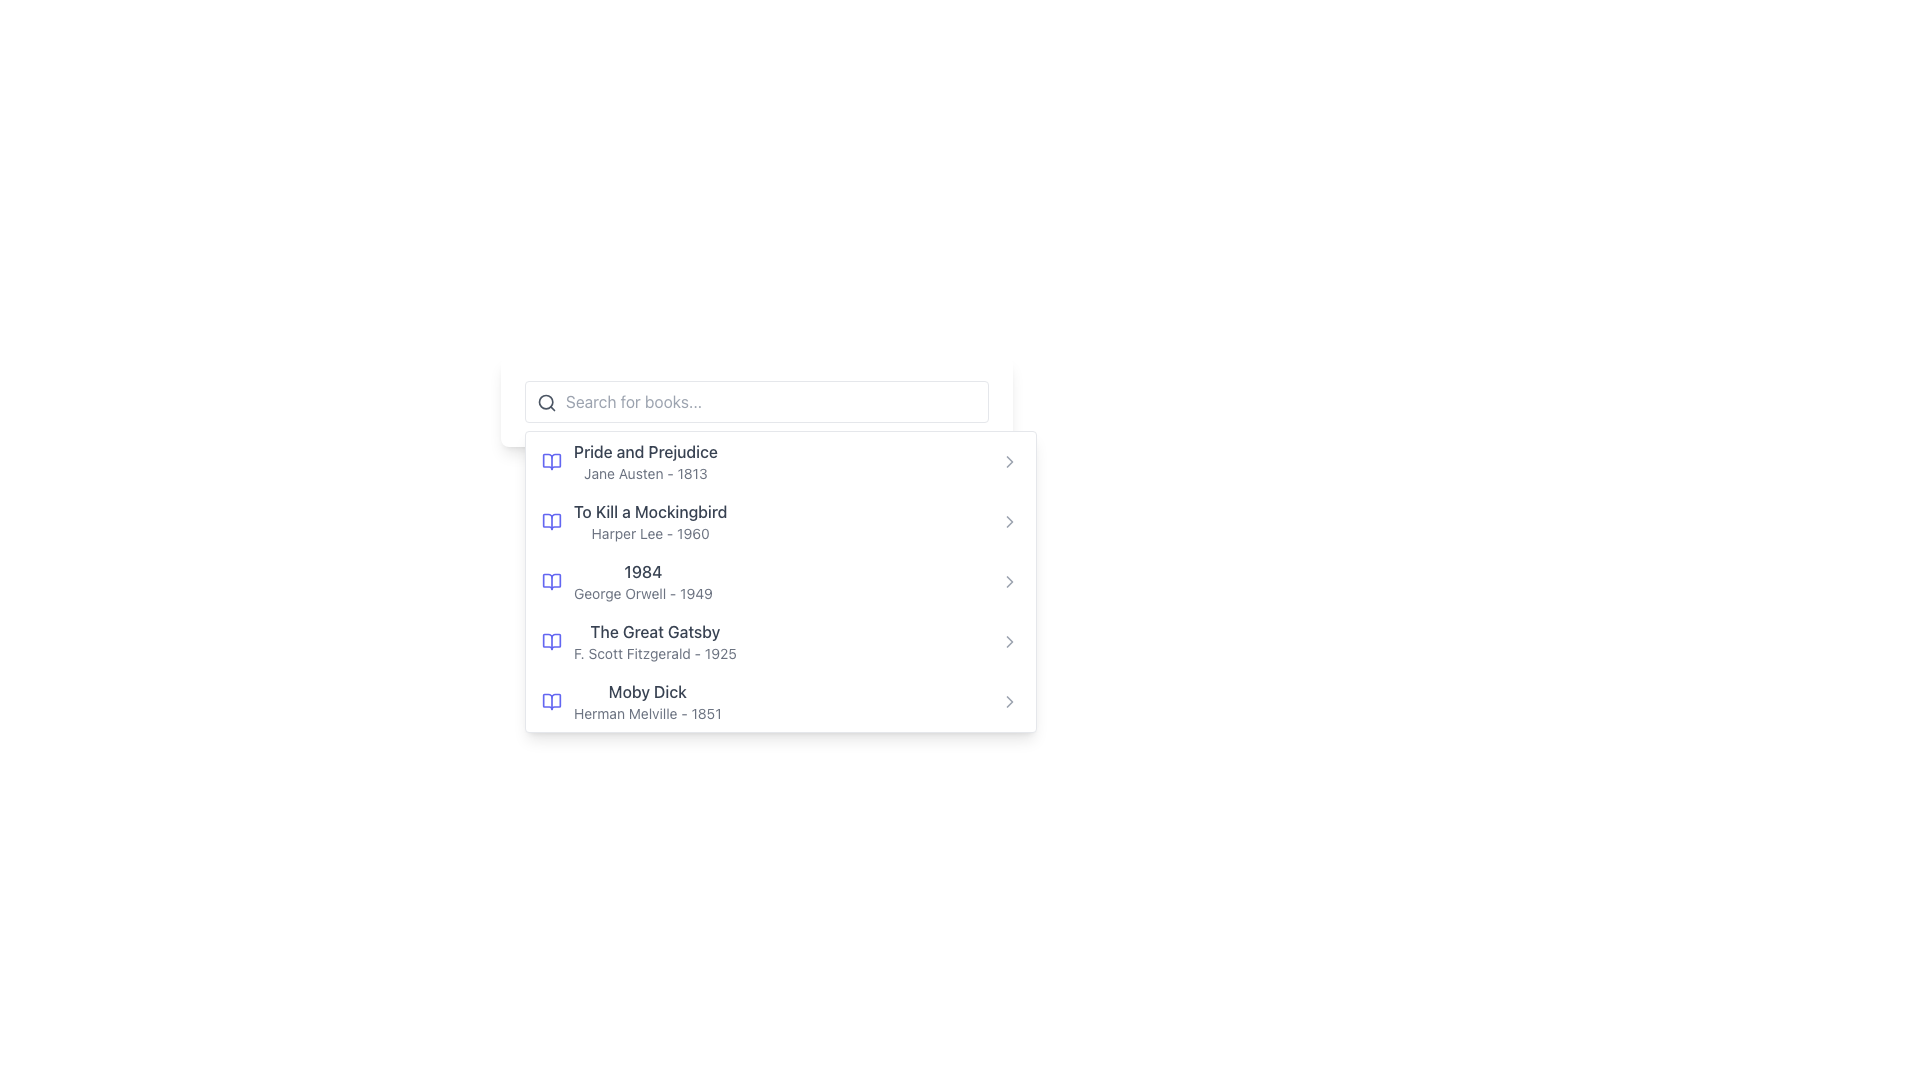  I want to click on to select the book entry titled 'Moby Dick' by Herman Melville, which is the fifth entry in the list of book details, so click(647, 701).